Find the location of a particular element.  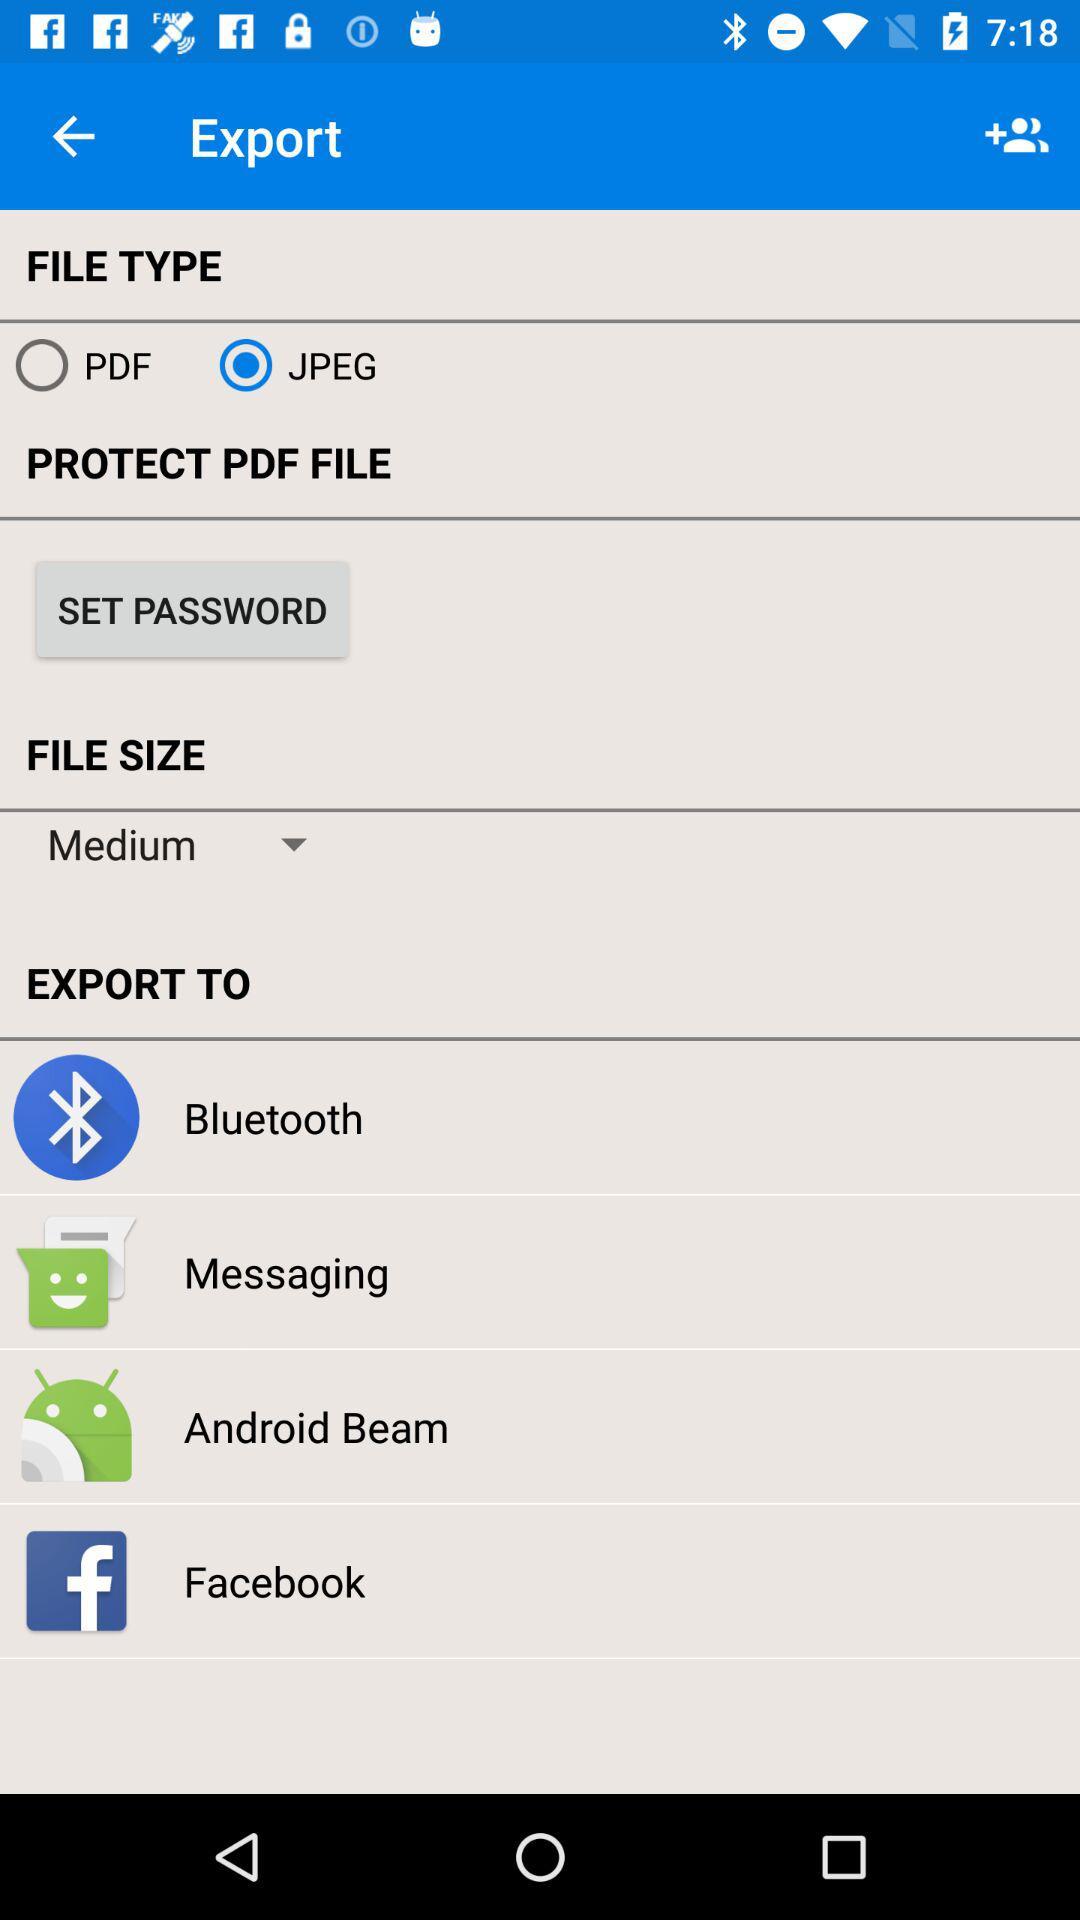

the item above the file size item is located at coordinates (192, 608).